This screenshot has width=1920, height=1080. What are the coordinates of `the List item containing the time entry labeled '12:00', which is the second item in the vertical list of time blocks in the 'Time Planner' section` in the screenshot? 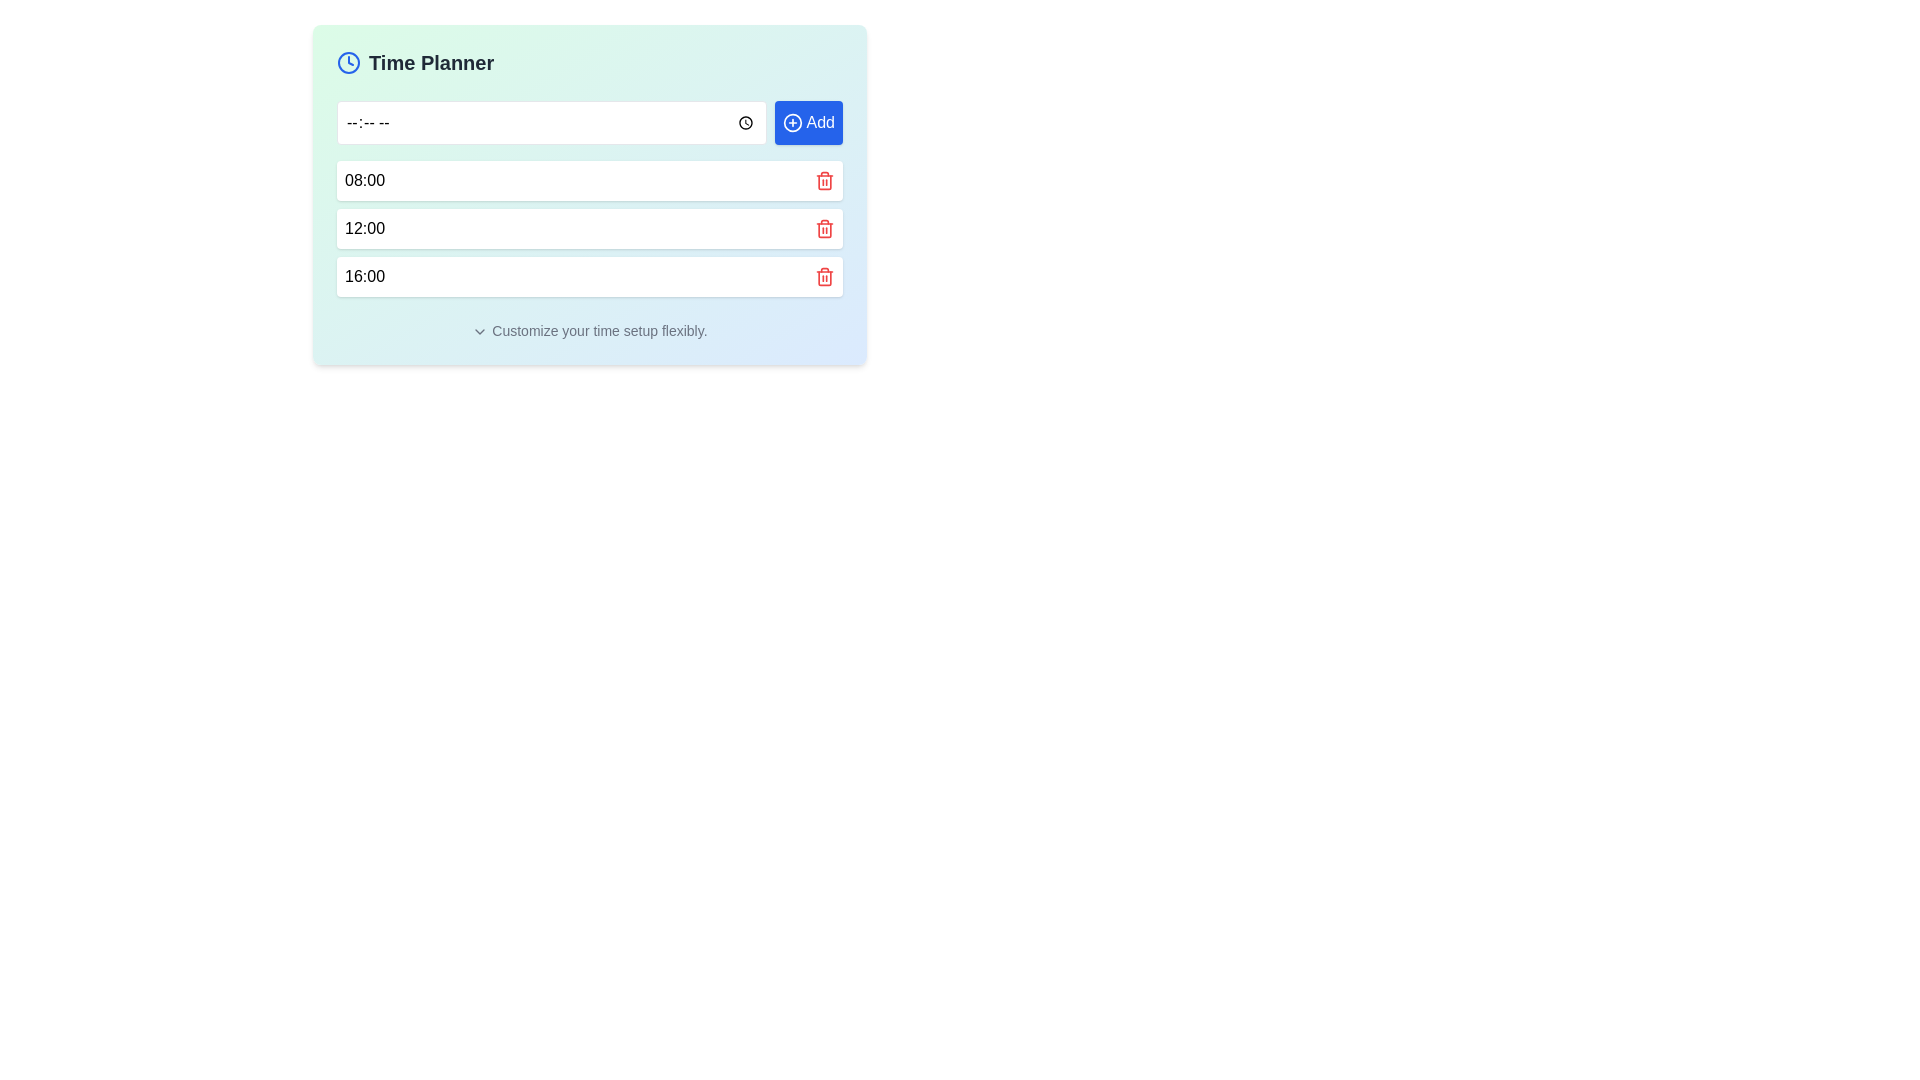 It's located at (589, 227).